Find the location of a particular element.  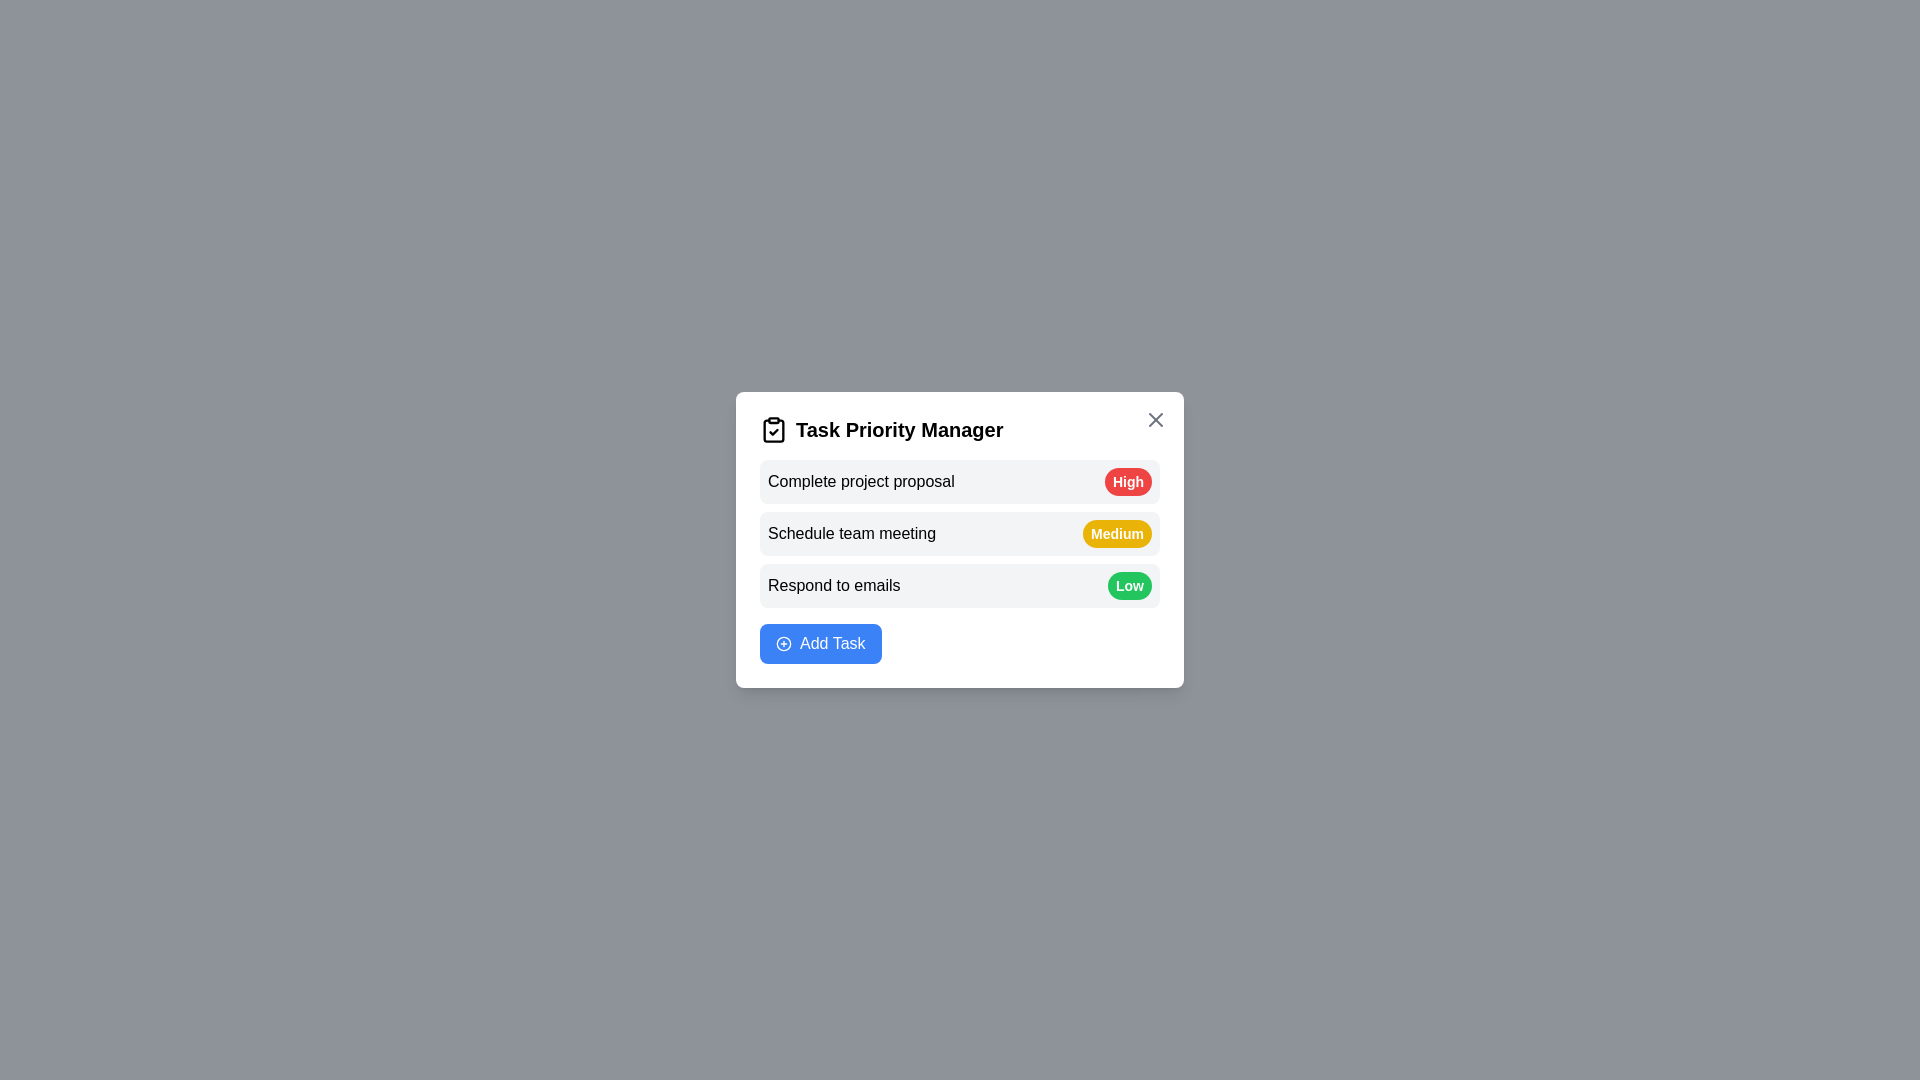

the close button to close the dialog is located at coordinates (1156, 419).